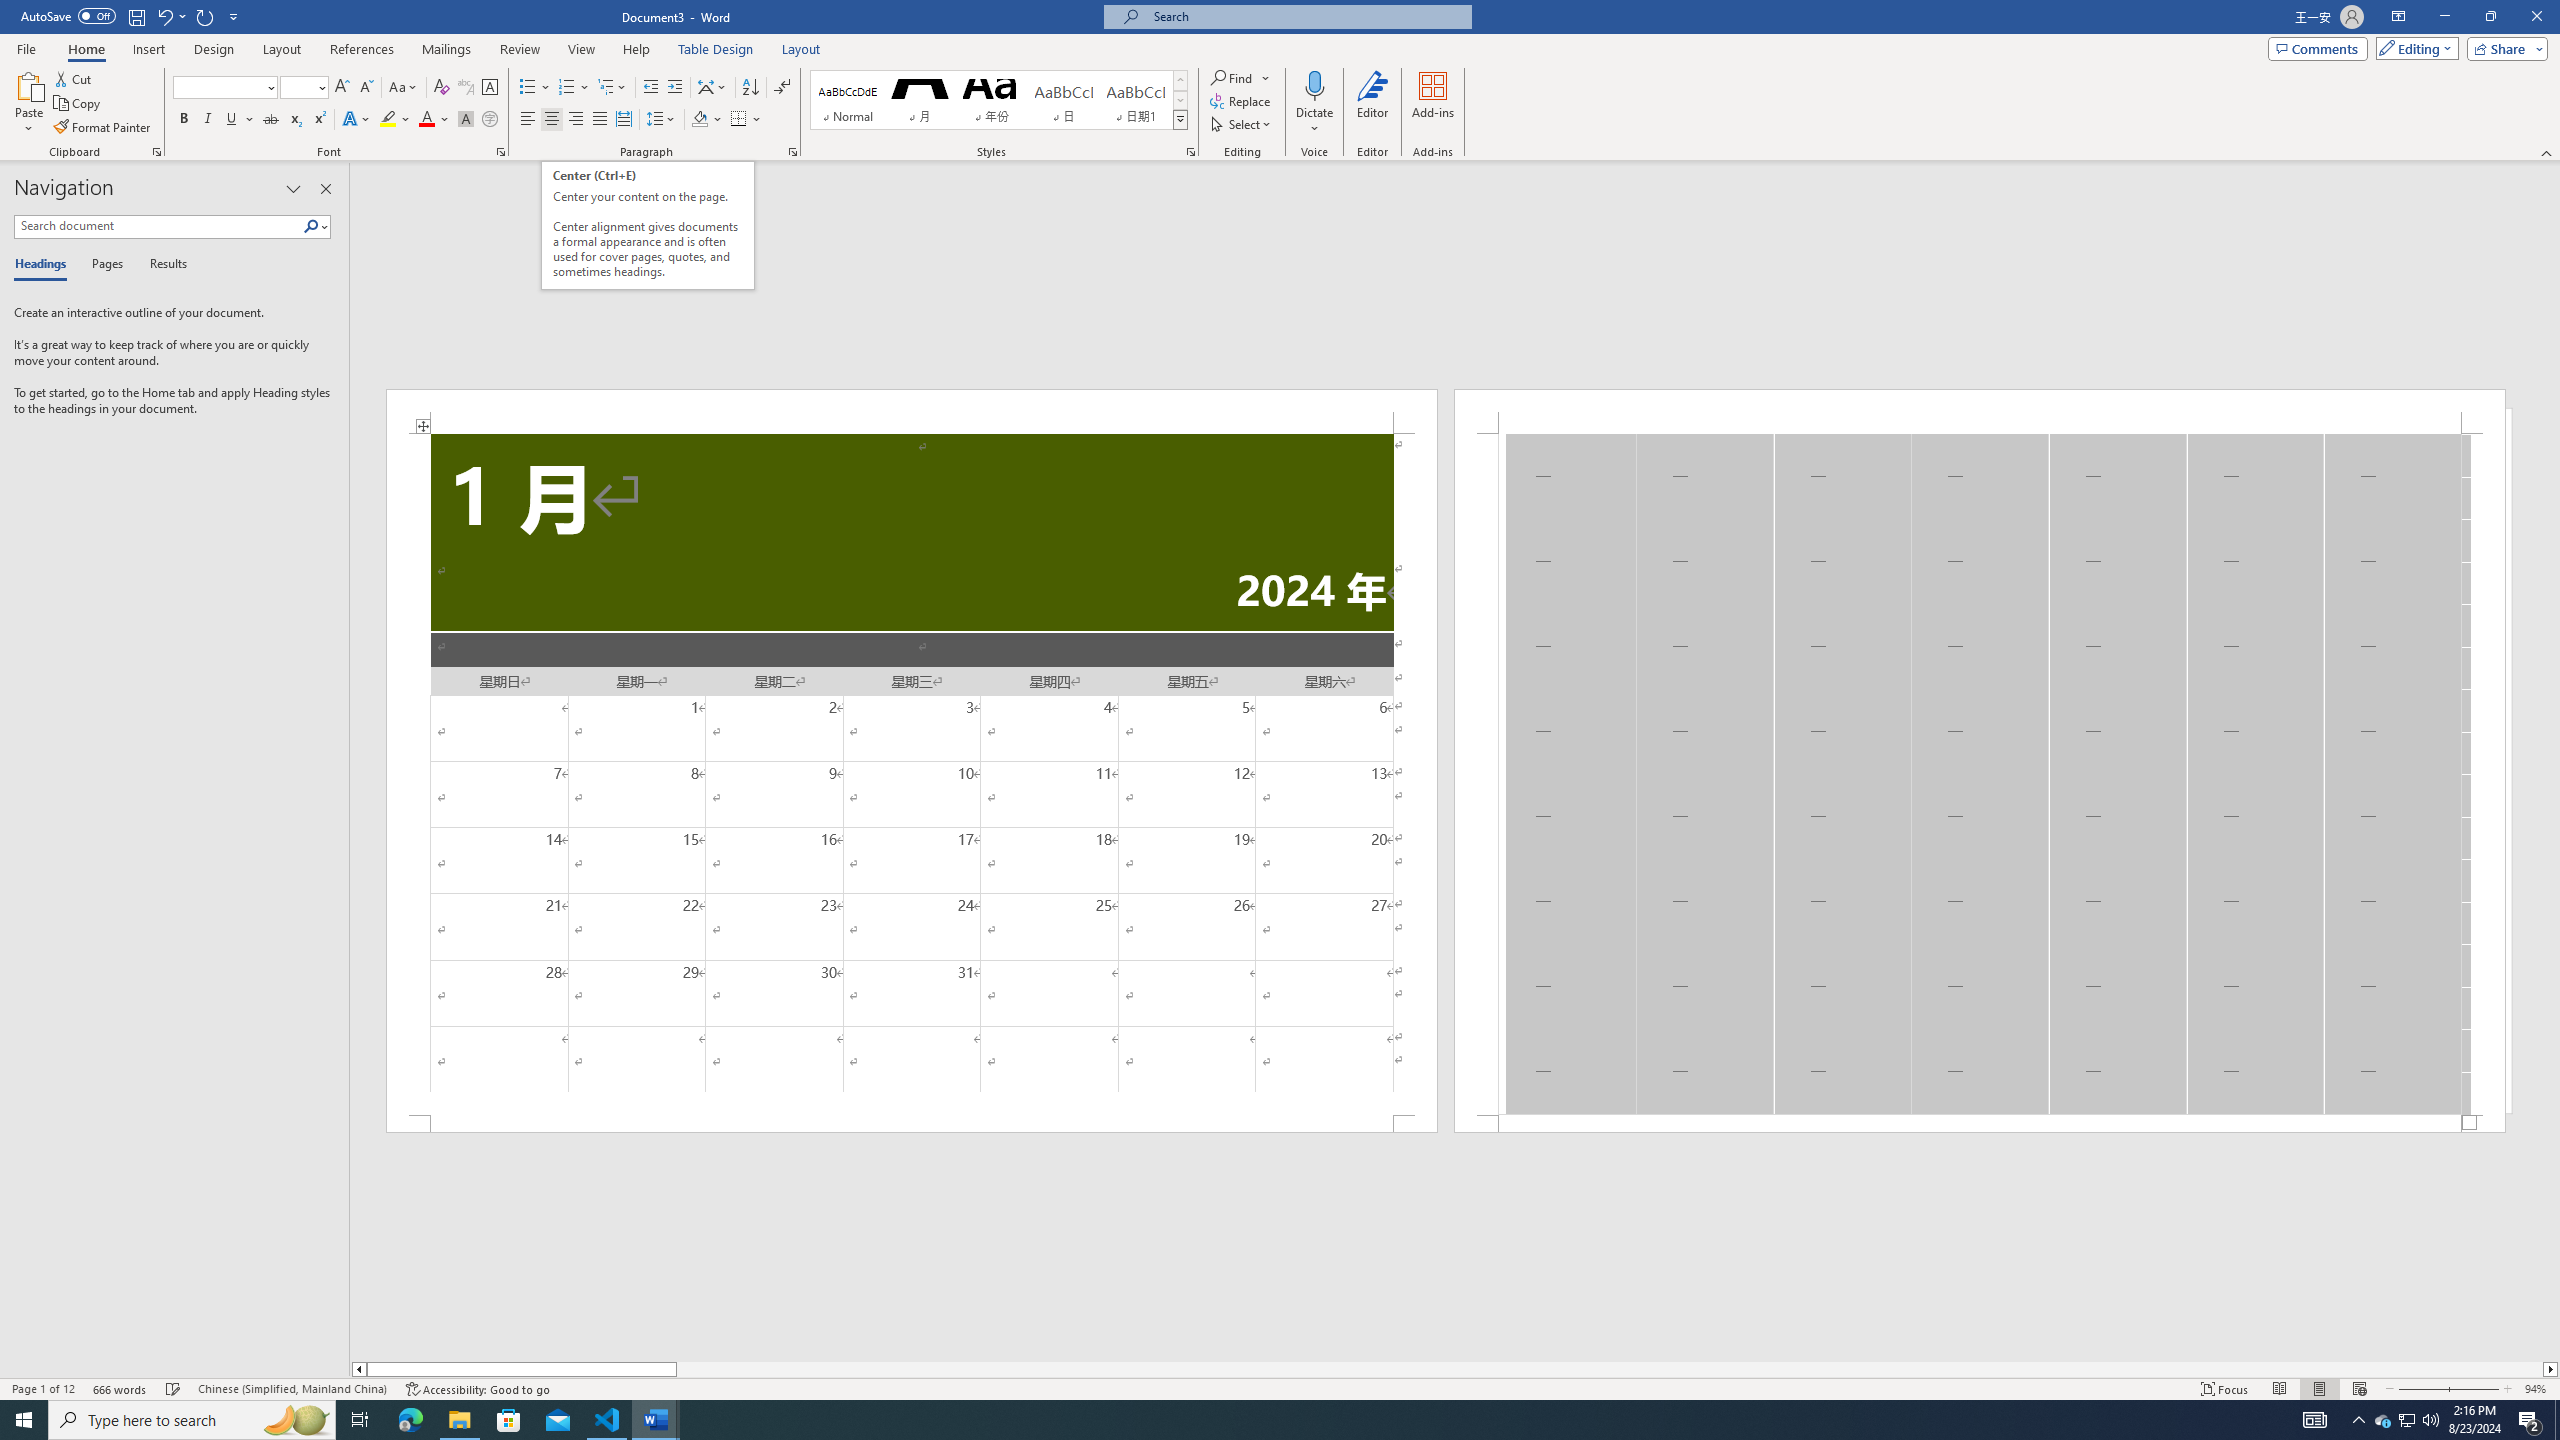 The height and width of the screenshot is (1440, 2560). What do you see at coordinates (1980, 1122) in the screenshot?
I see `'Footer -Section 1-'` at bounding box center [1980, 1122].